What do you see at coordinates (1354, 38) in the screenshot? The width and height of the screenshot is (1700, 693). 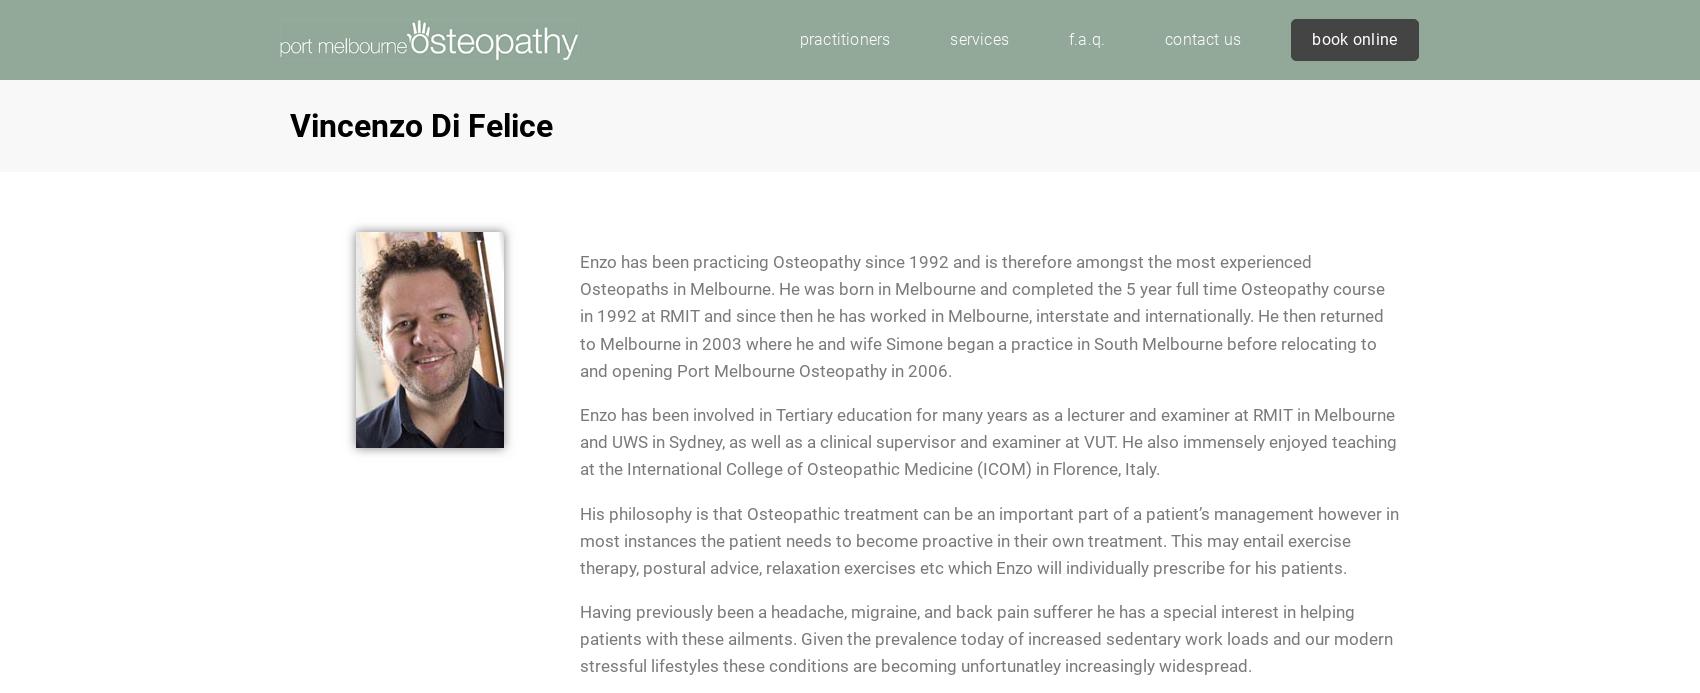 I see `'book online'` at bounding box center [1354, 38].